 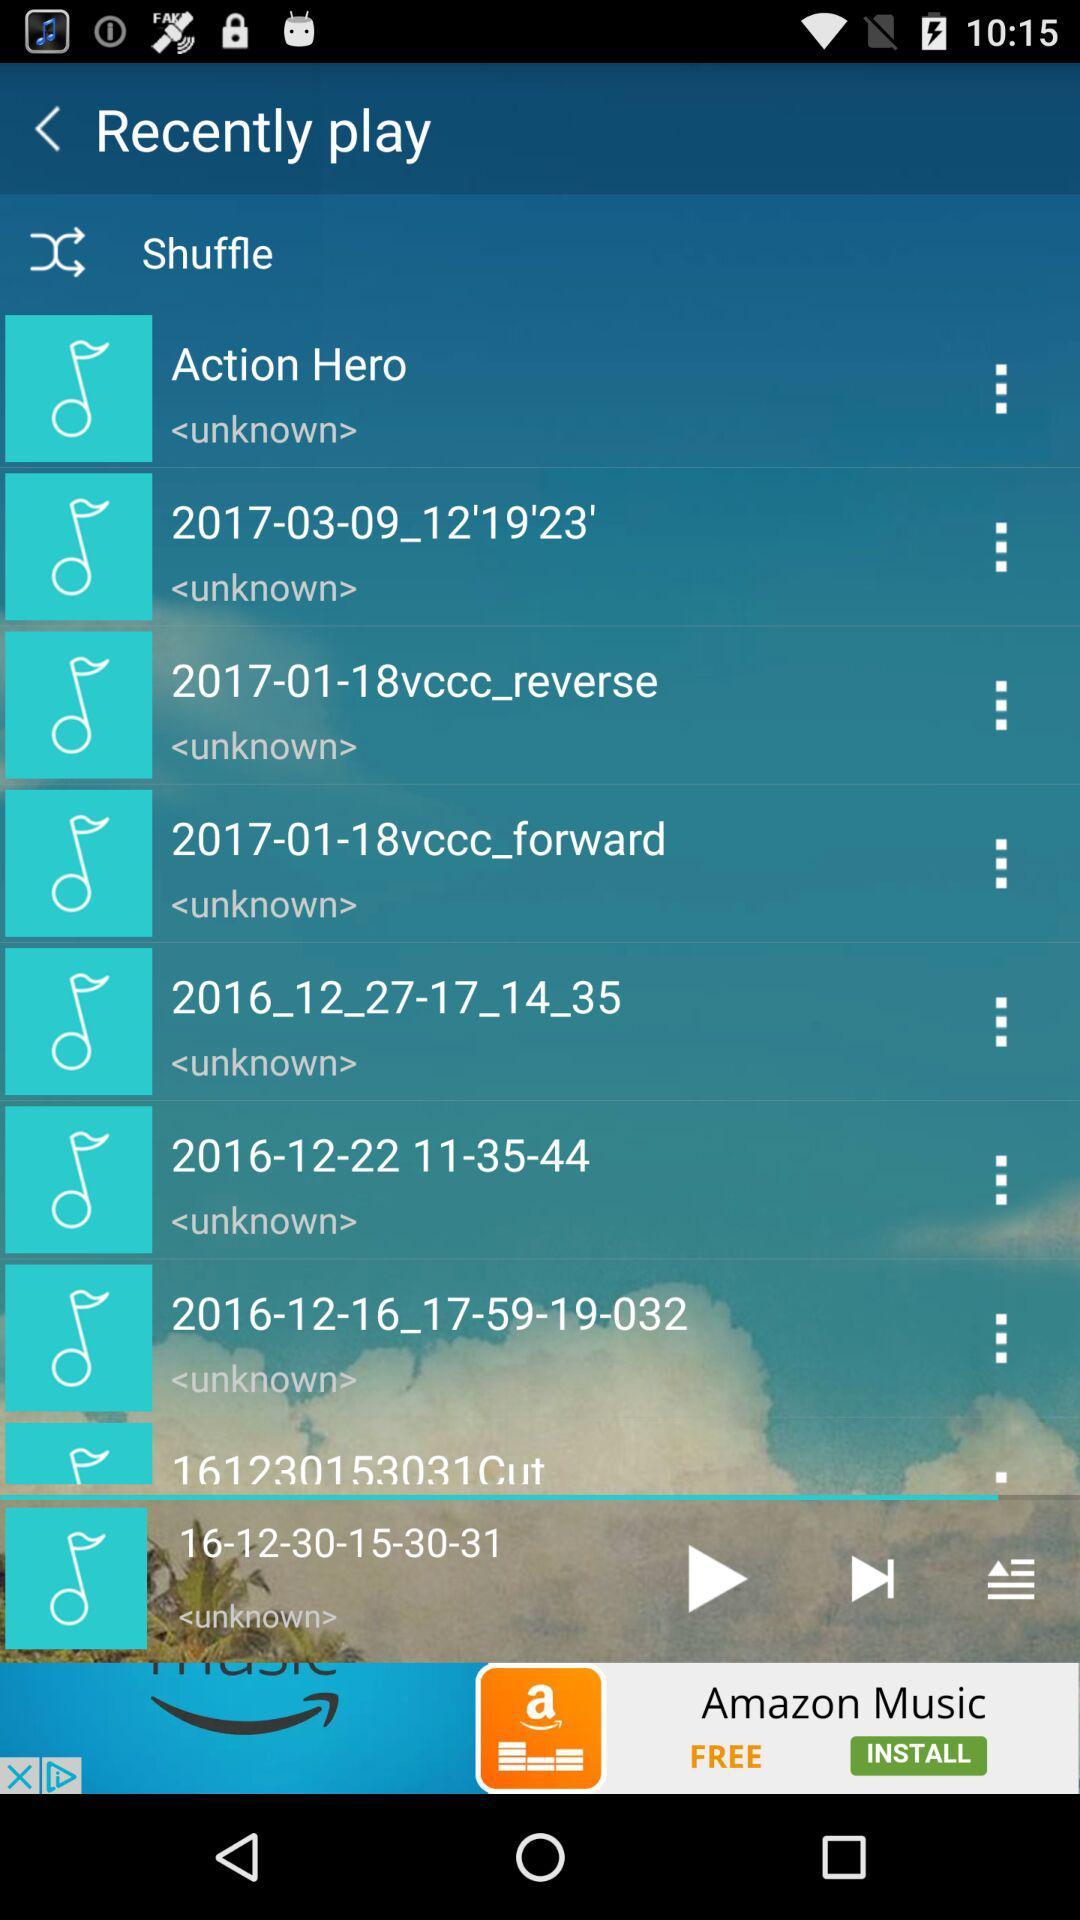 I want to click on install amazon music, so click(x=540, y=1727).